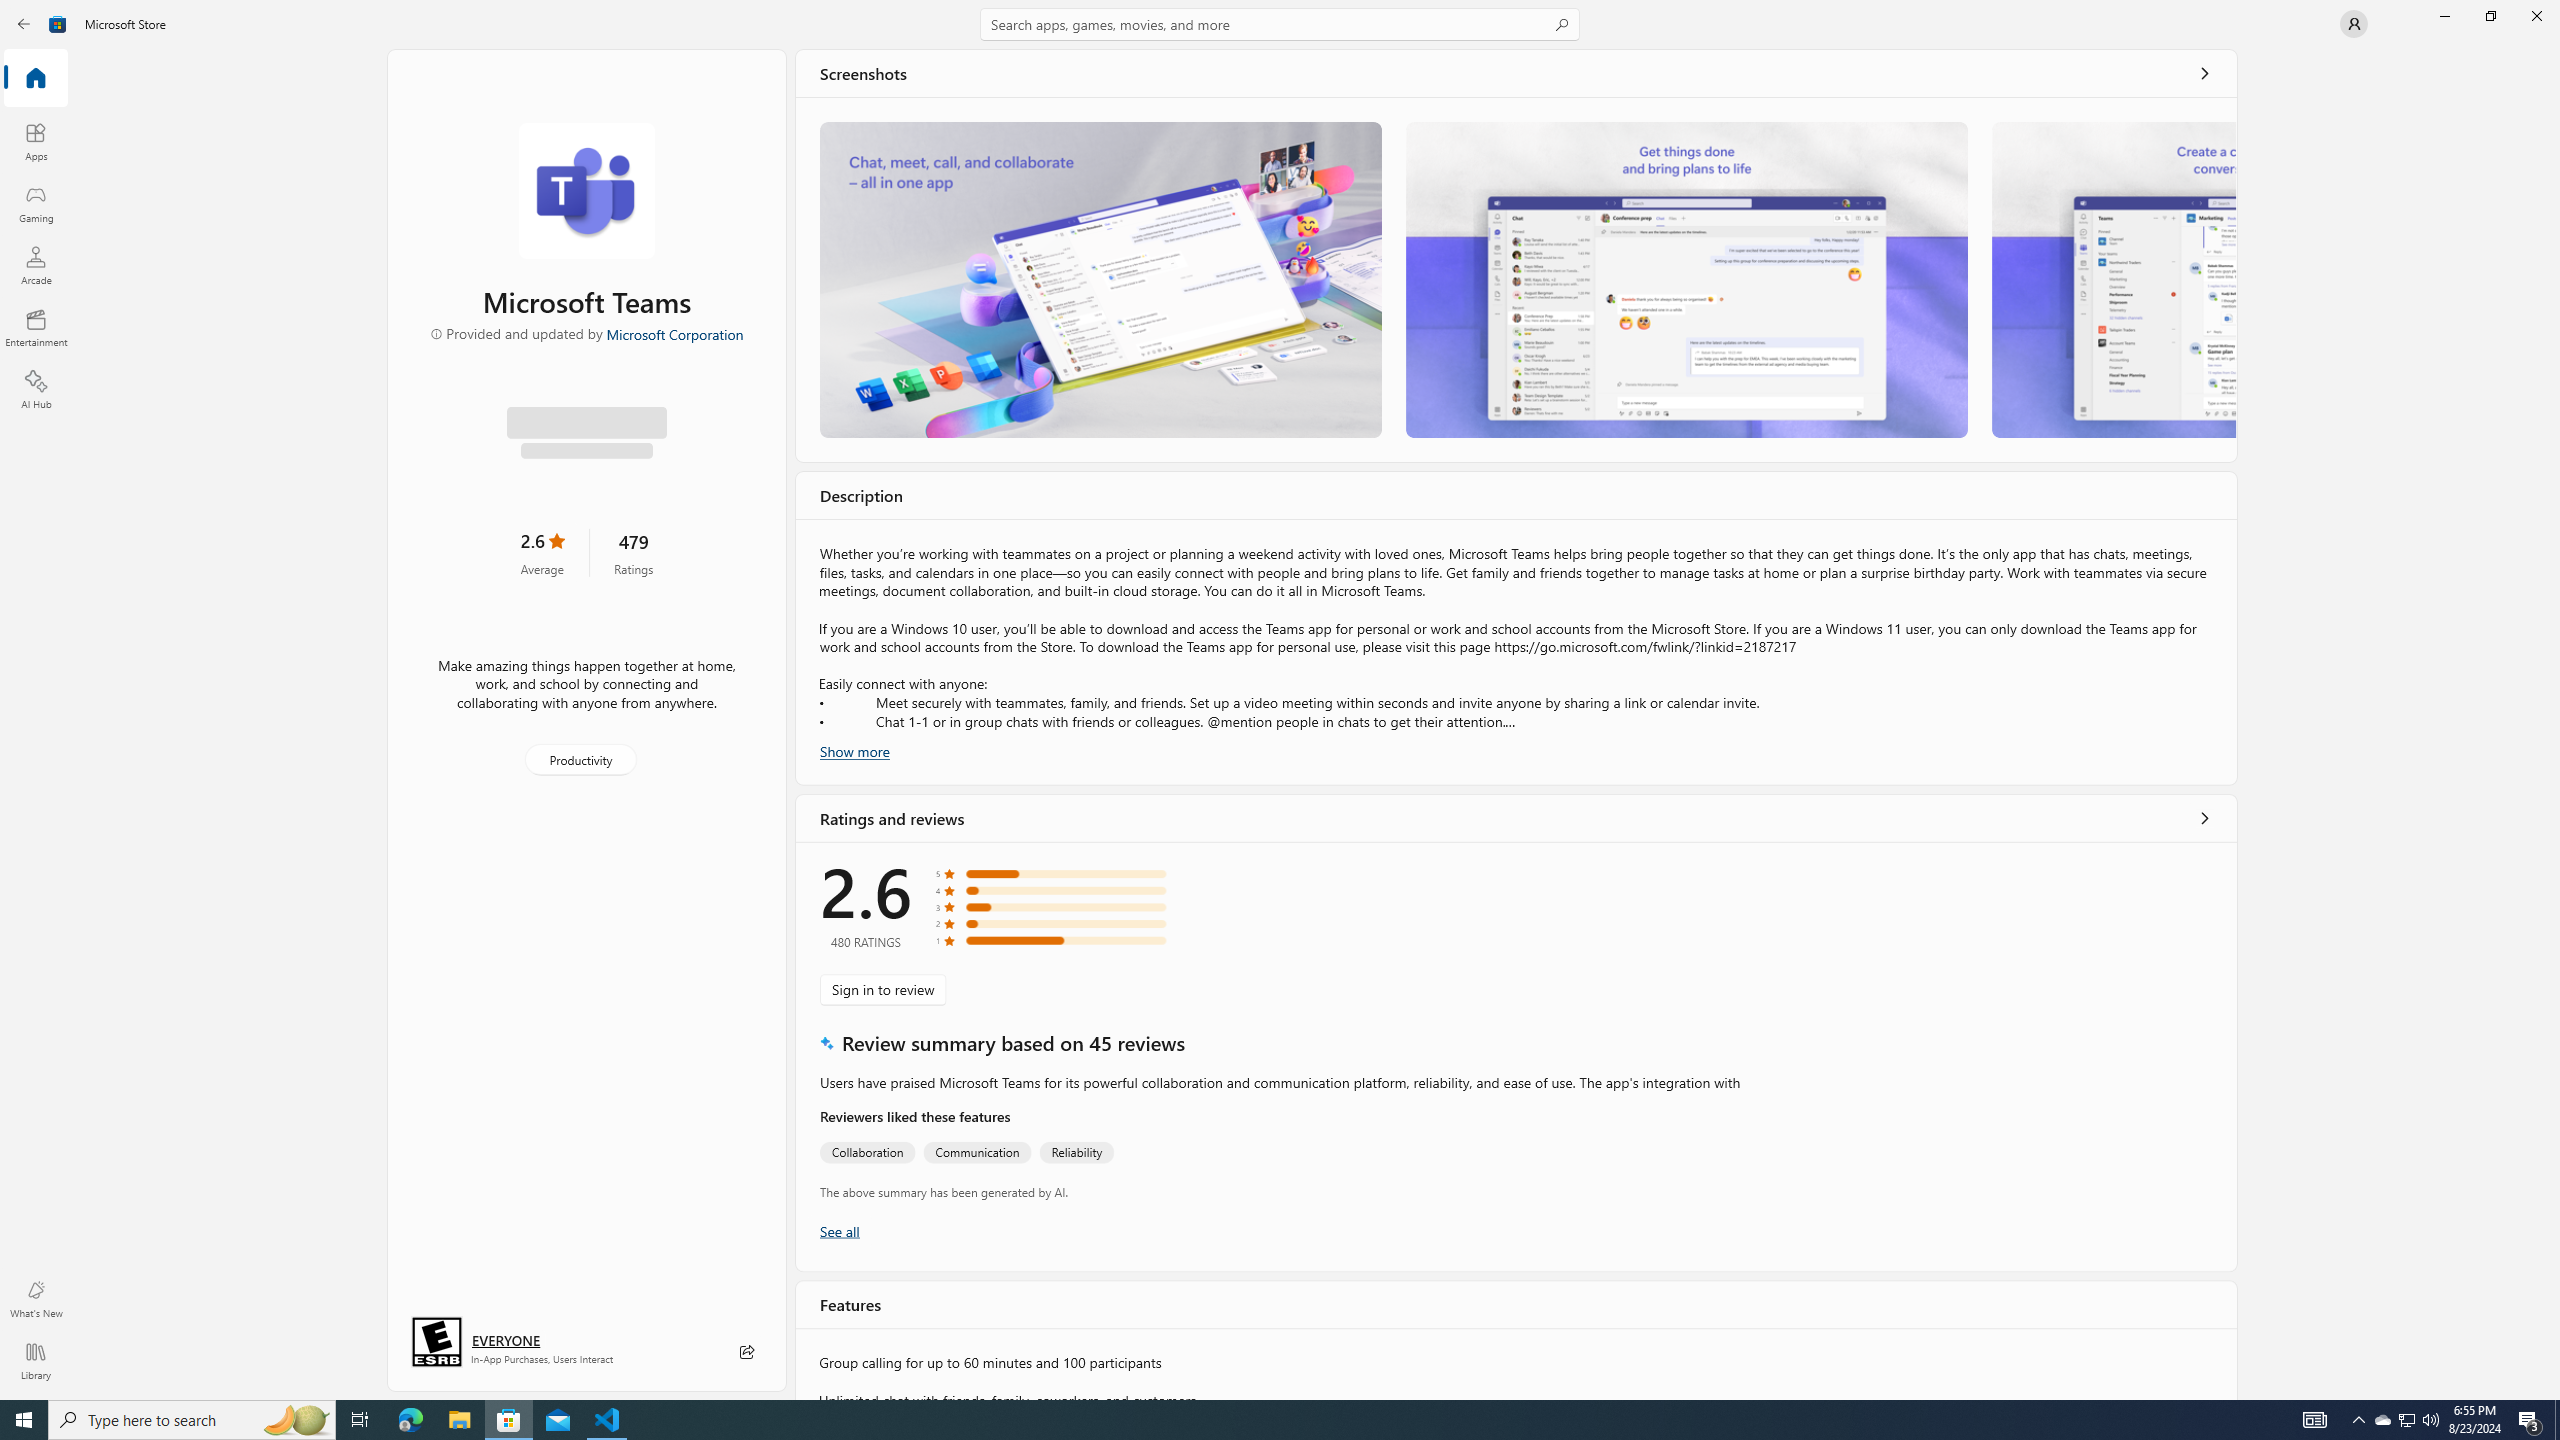 Image resolution: width=2560 pixels, height=1440 pixels. I want to click on 'AI Hub', so click(34, 388).